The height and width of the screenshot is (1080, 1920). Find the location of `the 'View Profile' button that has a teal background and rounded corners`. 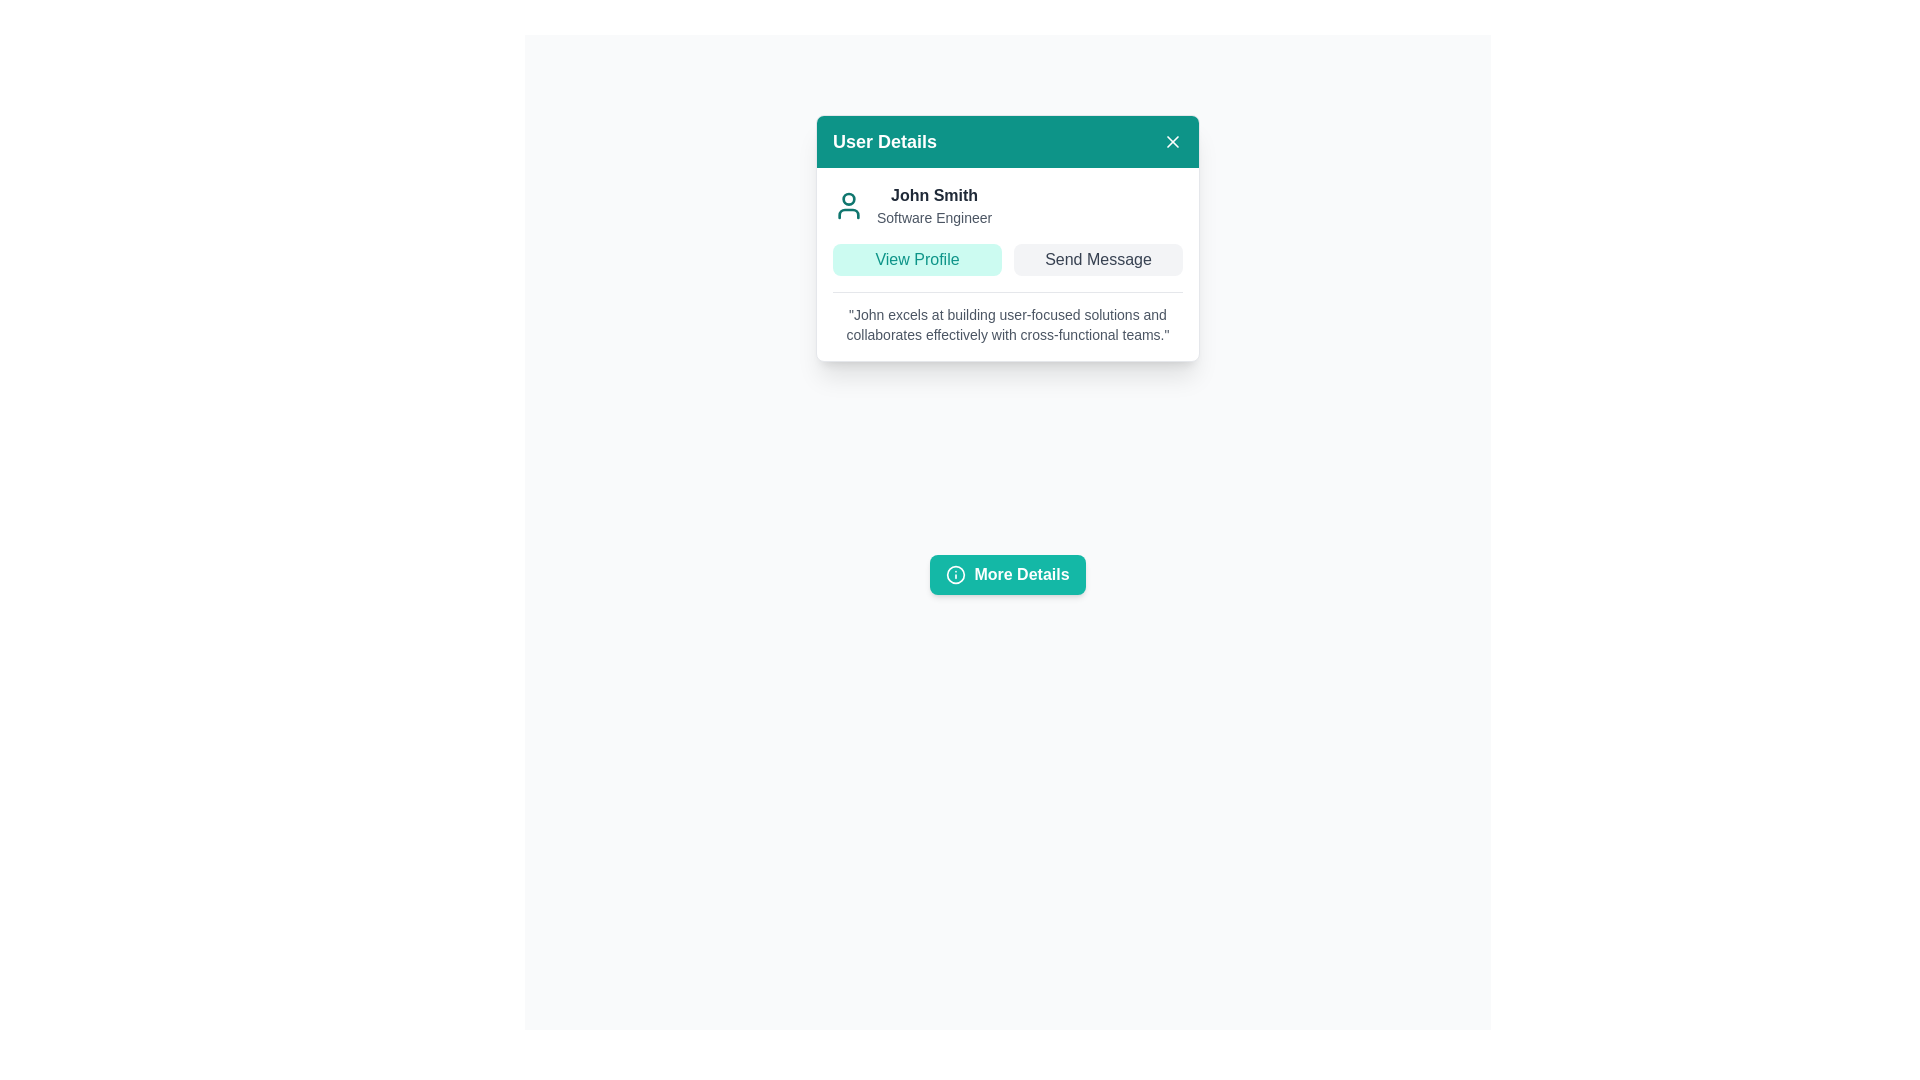

the 'View Profile' button that has a teal background and rounded corners is located at coordinates (916, 258).